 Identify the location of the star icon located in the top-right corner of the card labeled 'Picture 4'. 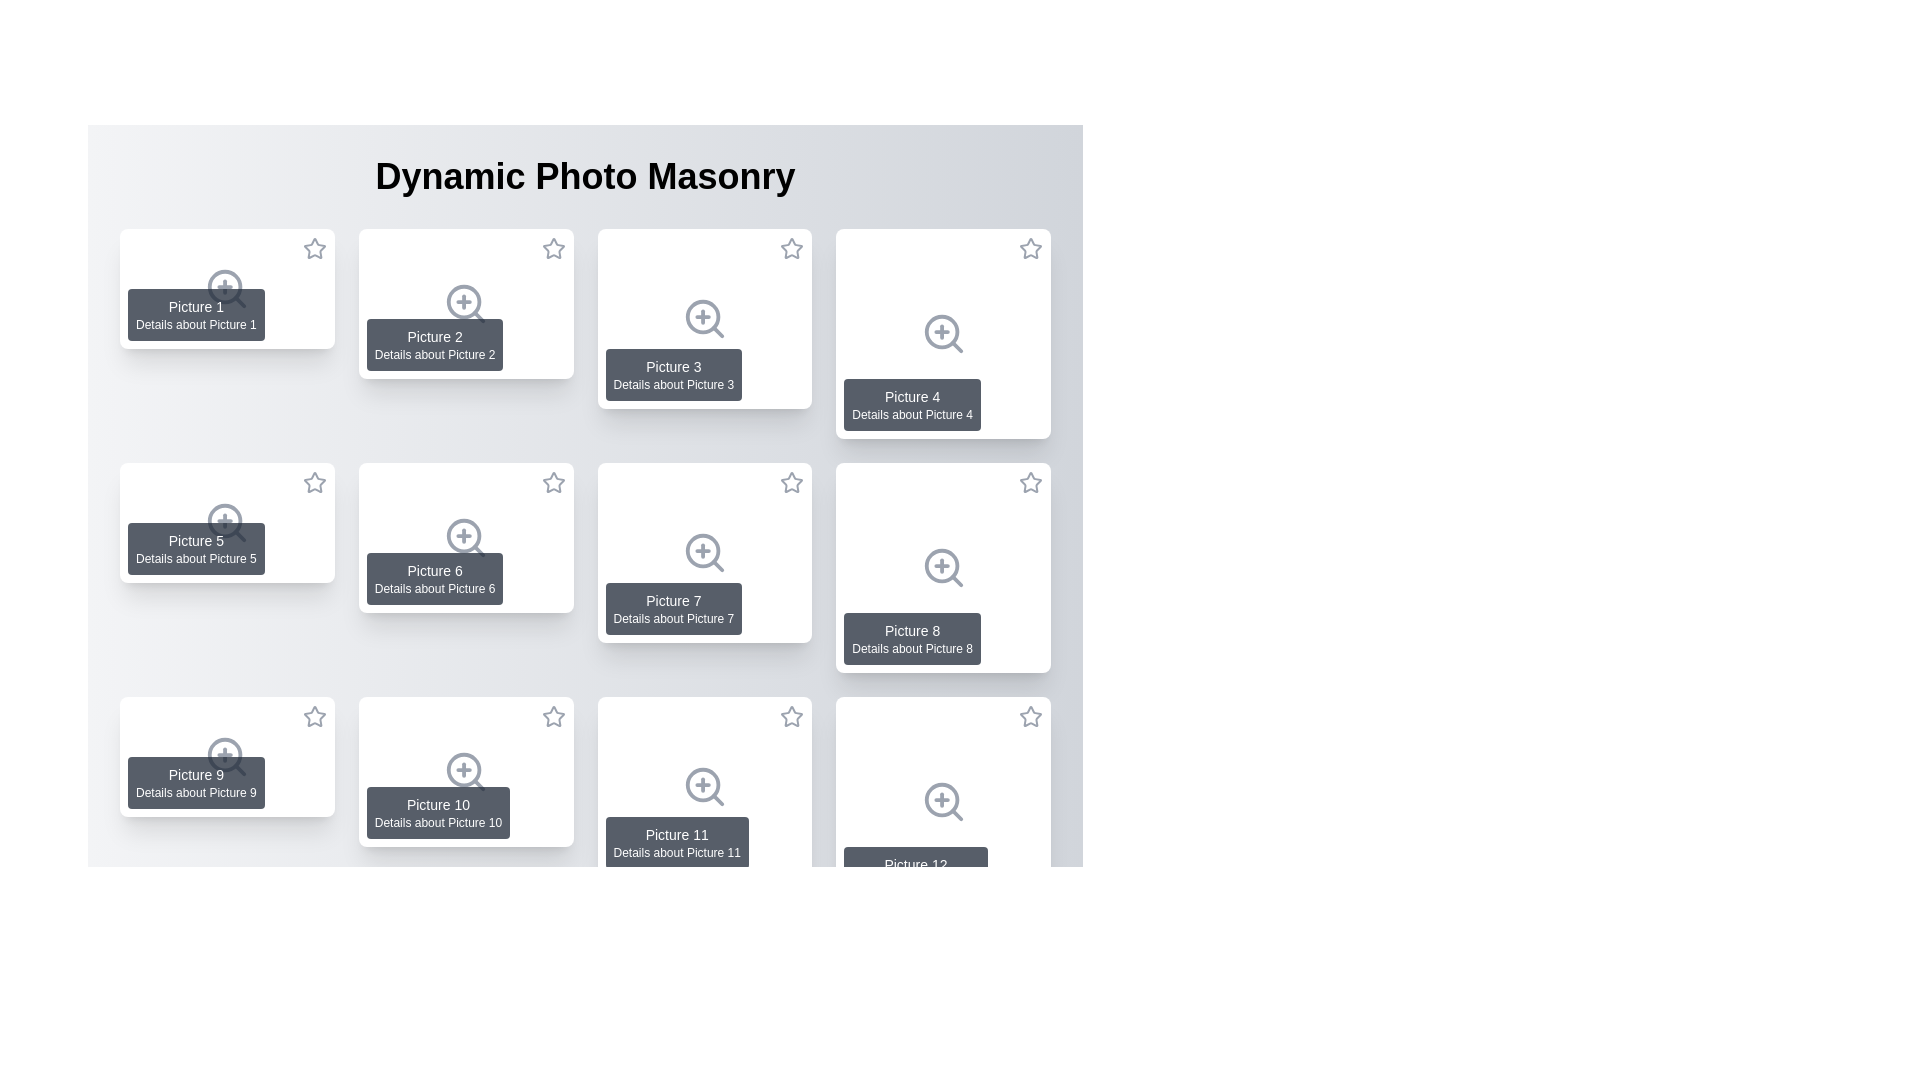
(1031, 251).